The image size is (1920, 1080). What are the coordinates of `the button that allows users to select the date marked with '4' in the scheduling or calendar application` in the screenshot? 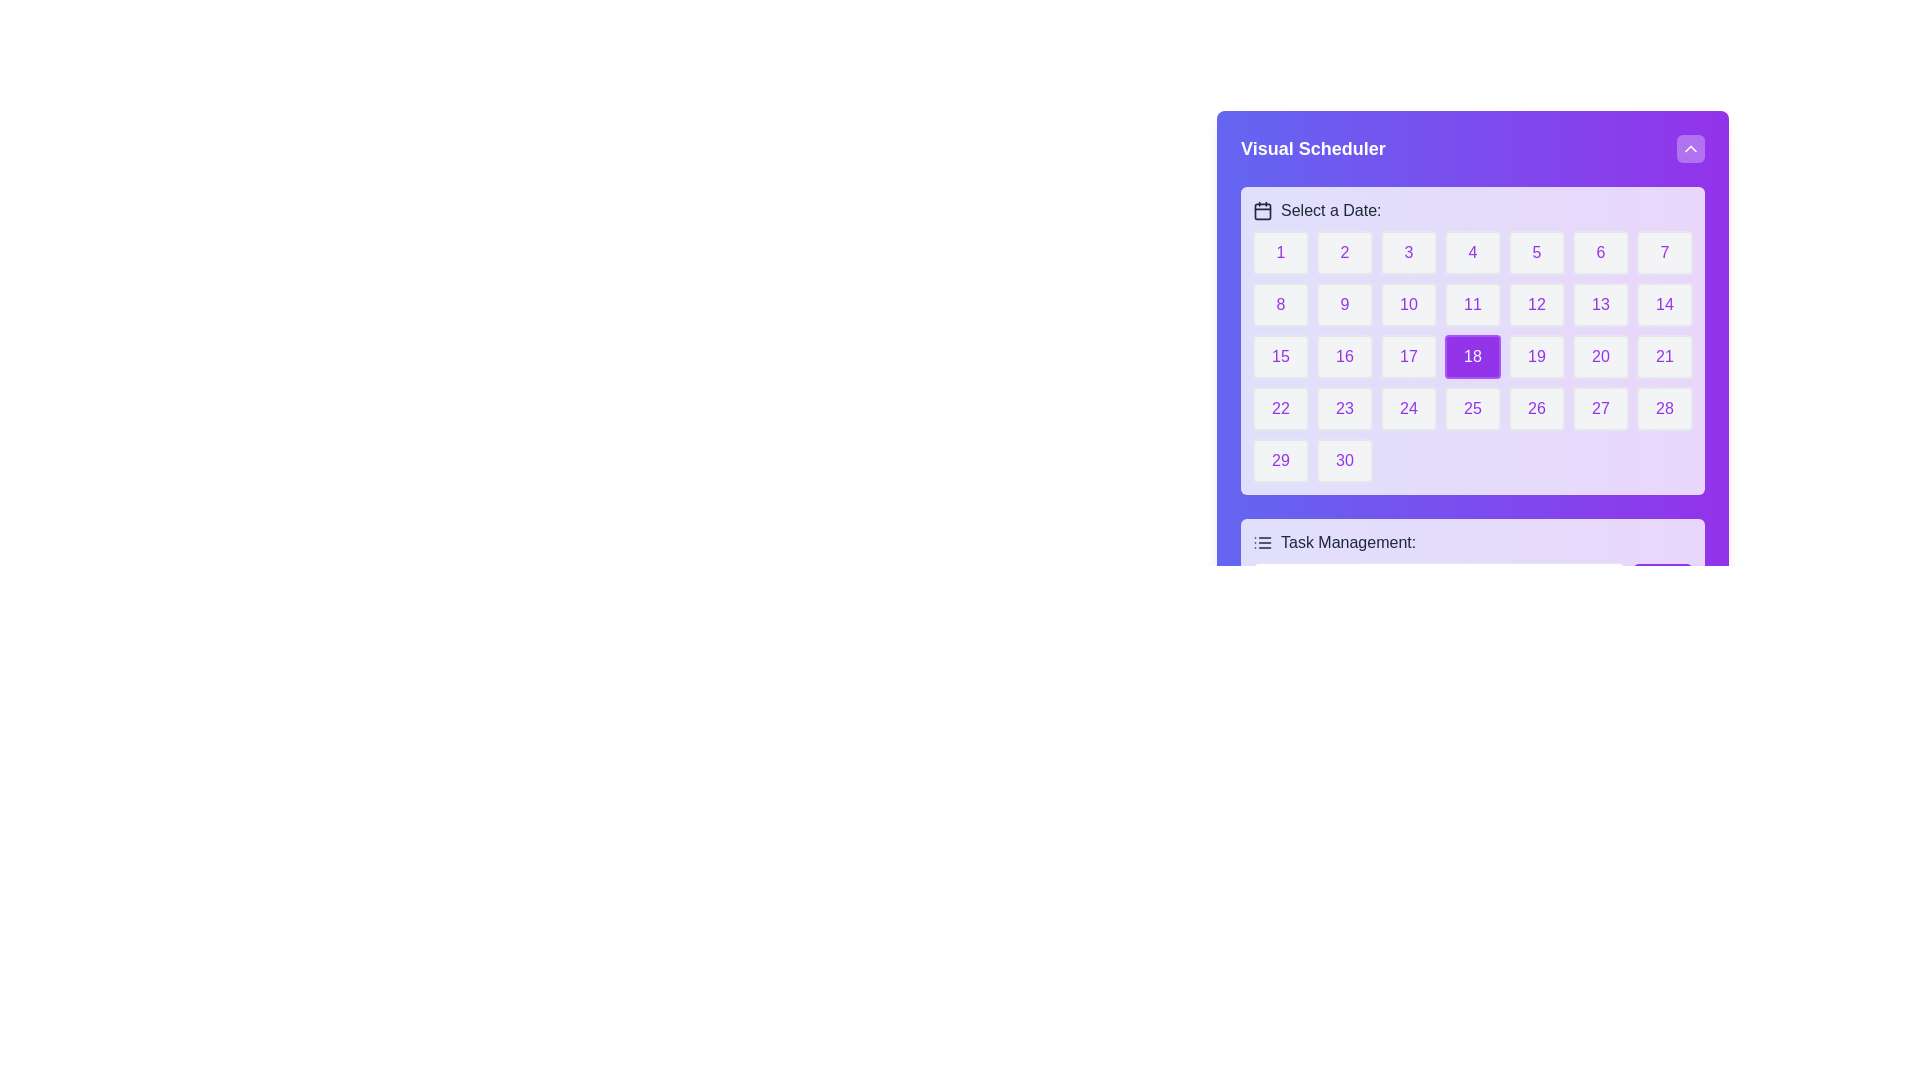 It's located at (1473, 252).